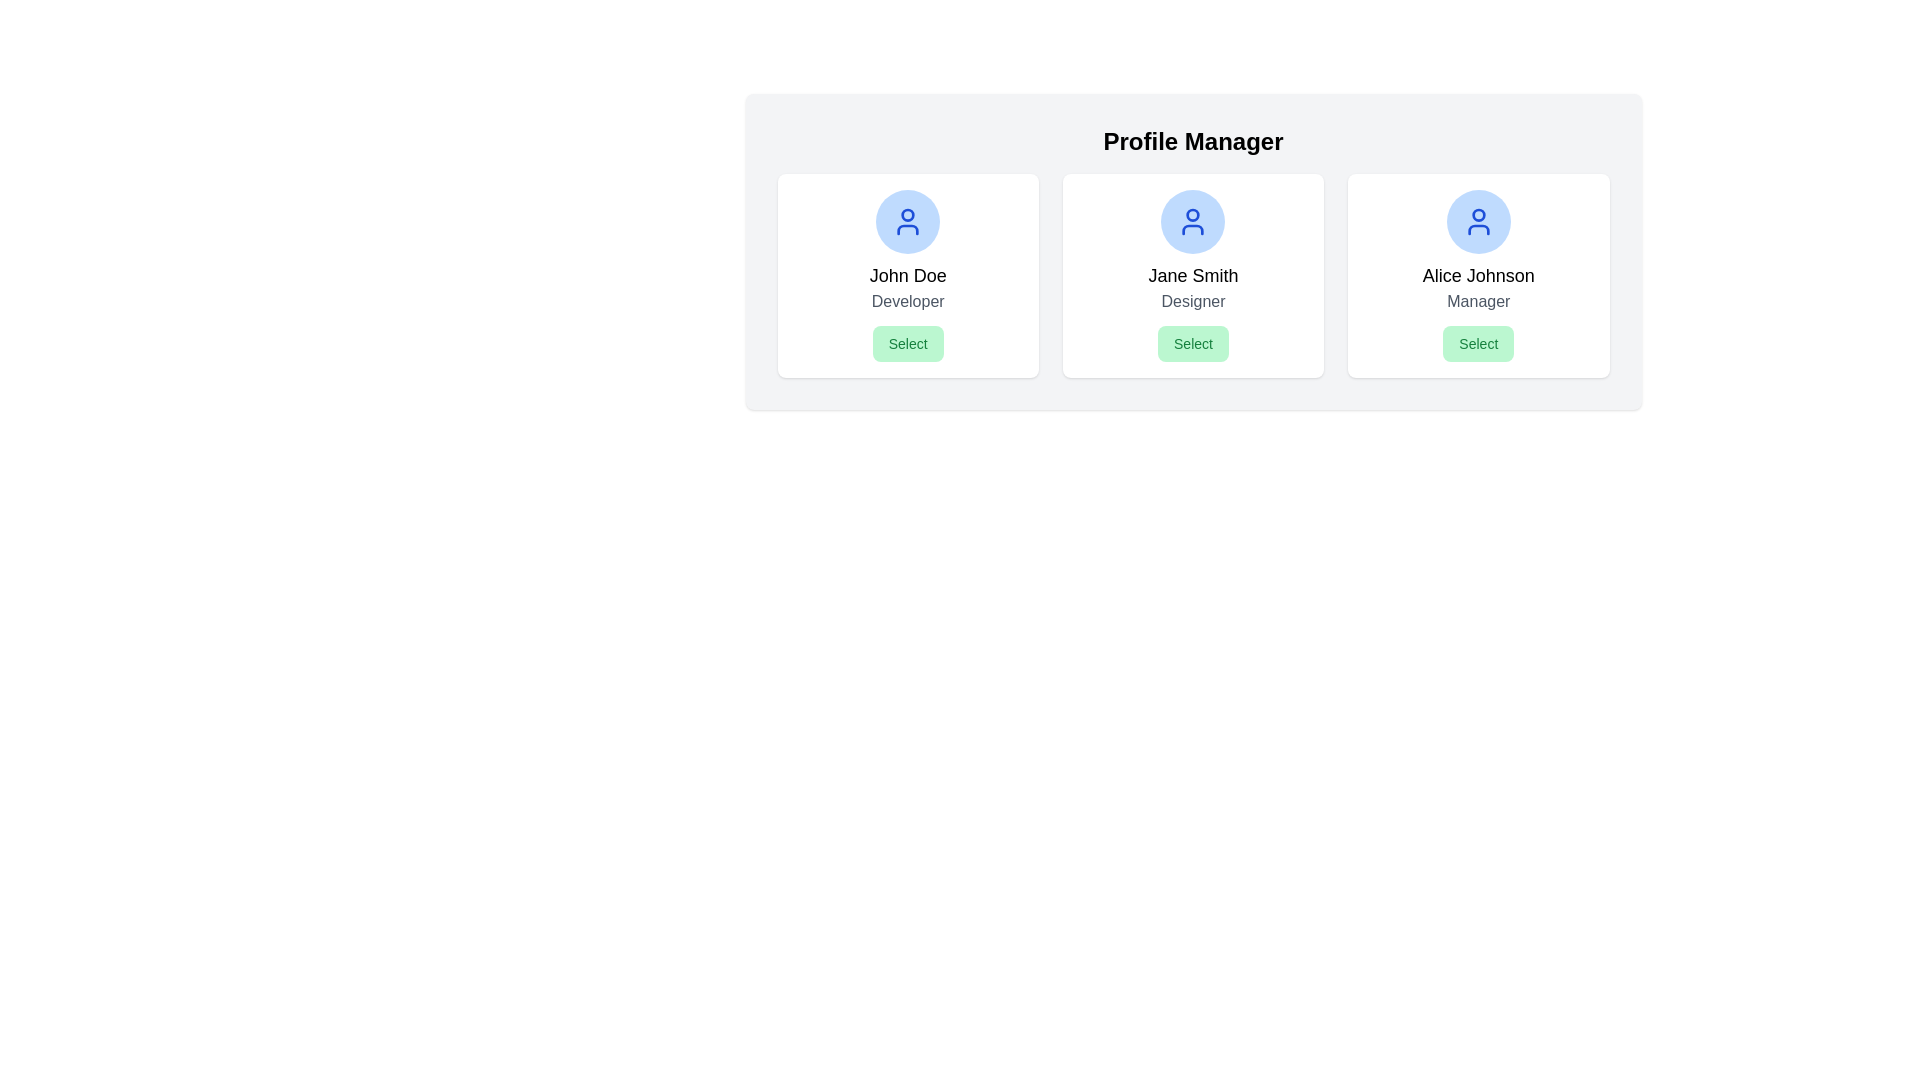  Describe the element at coordinates (907, 222) in the screenshot. I see `the user profile icon representing John Doe's developer profile, located in the leftmost card under the 'Profile Manager' heading` at that location.